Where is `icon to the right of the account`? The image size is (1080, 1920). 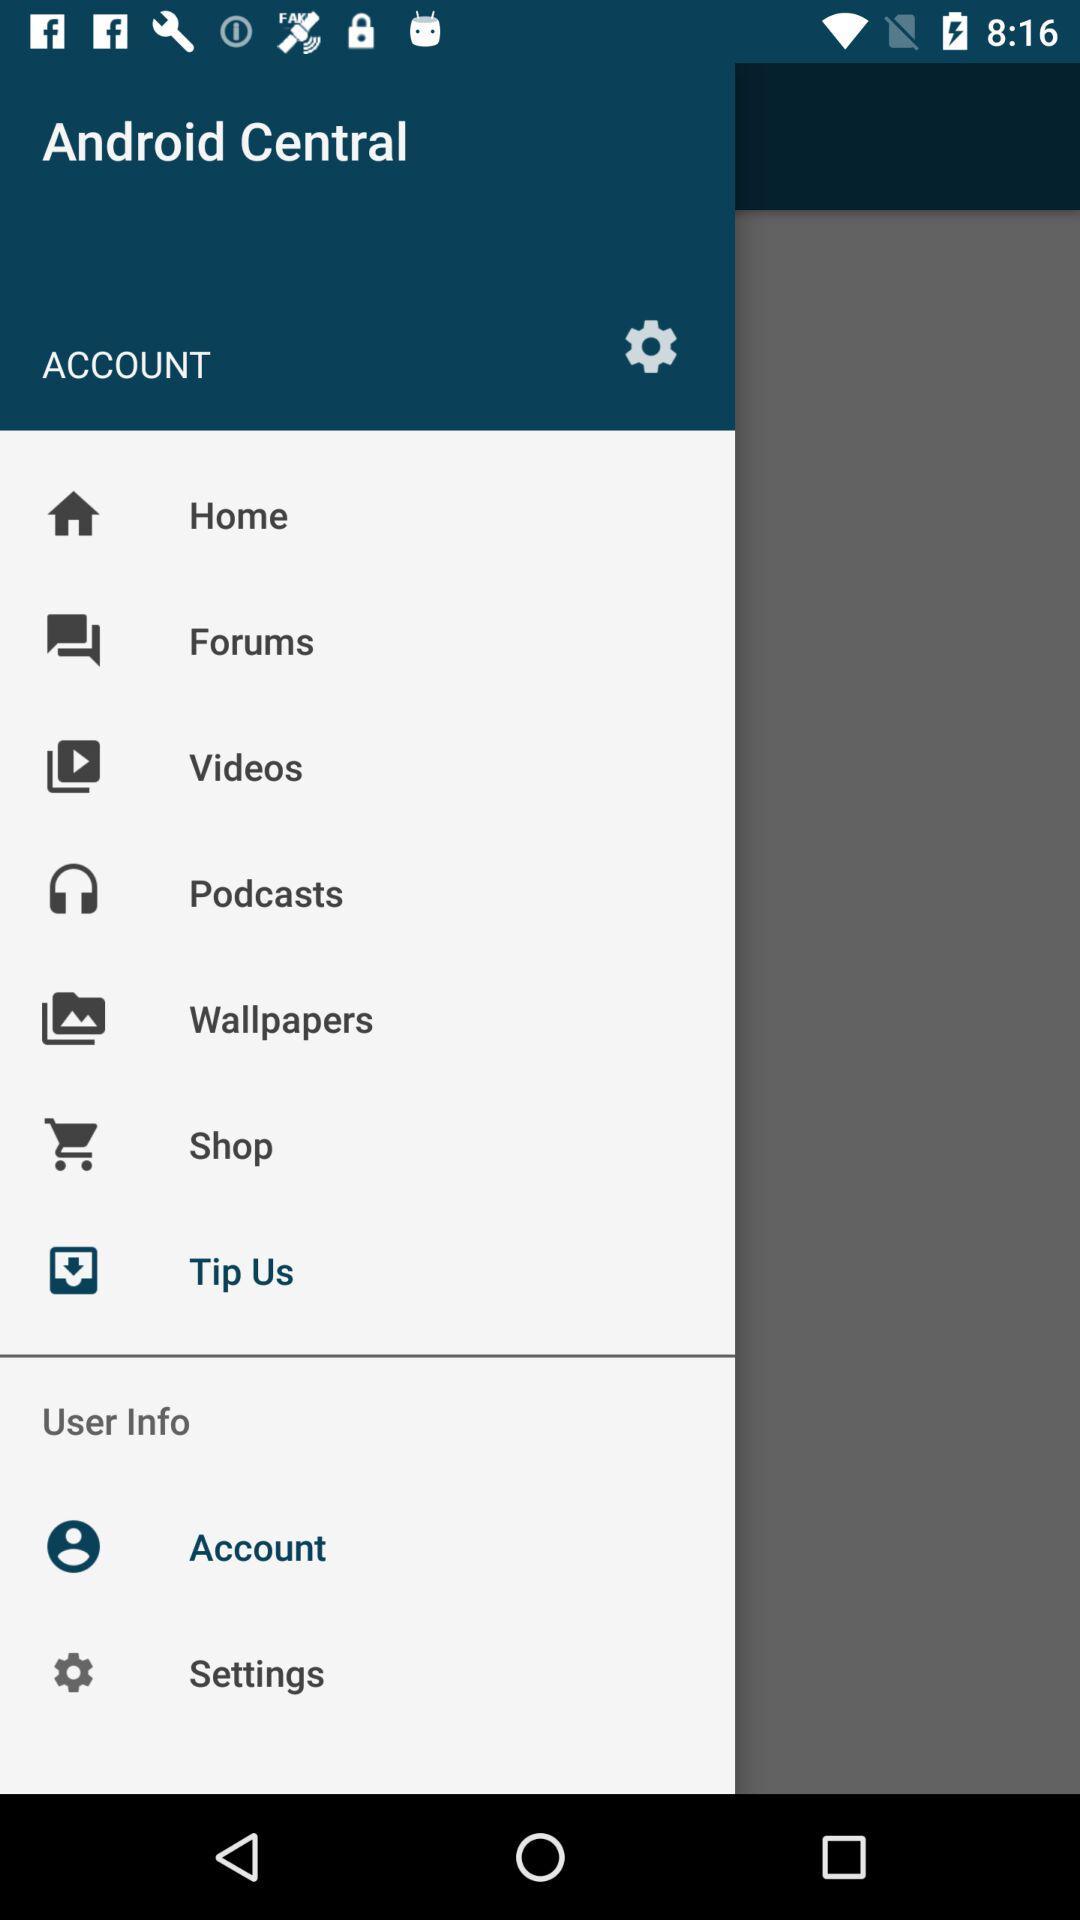
icon to the right of the account is located at coordinates (651, 346).